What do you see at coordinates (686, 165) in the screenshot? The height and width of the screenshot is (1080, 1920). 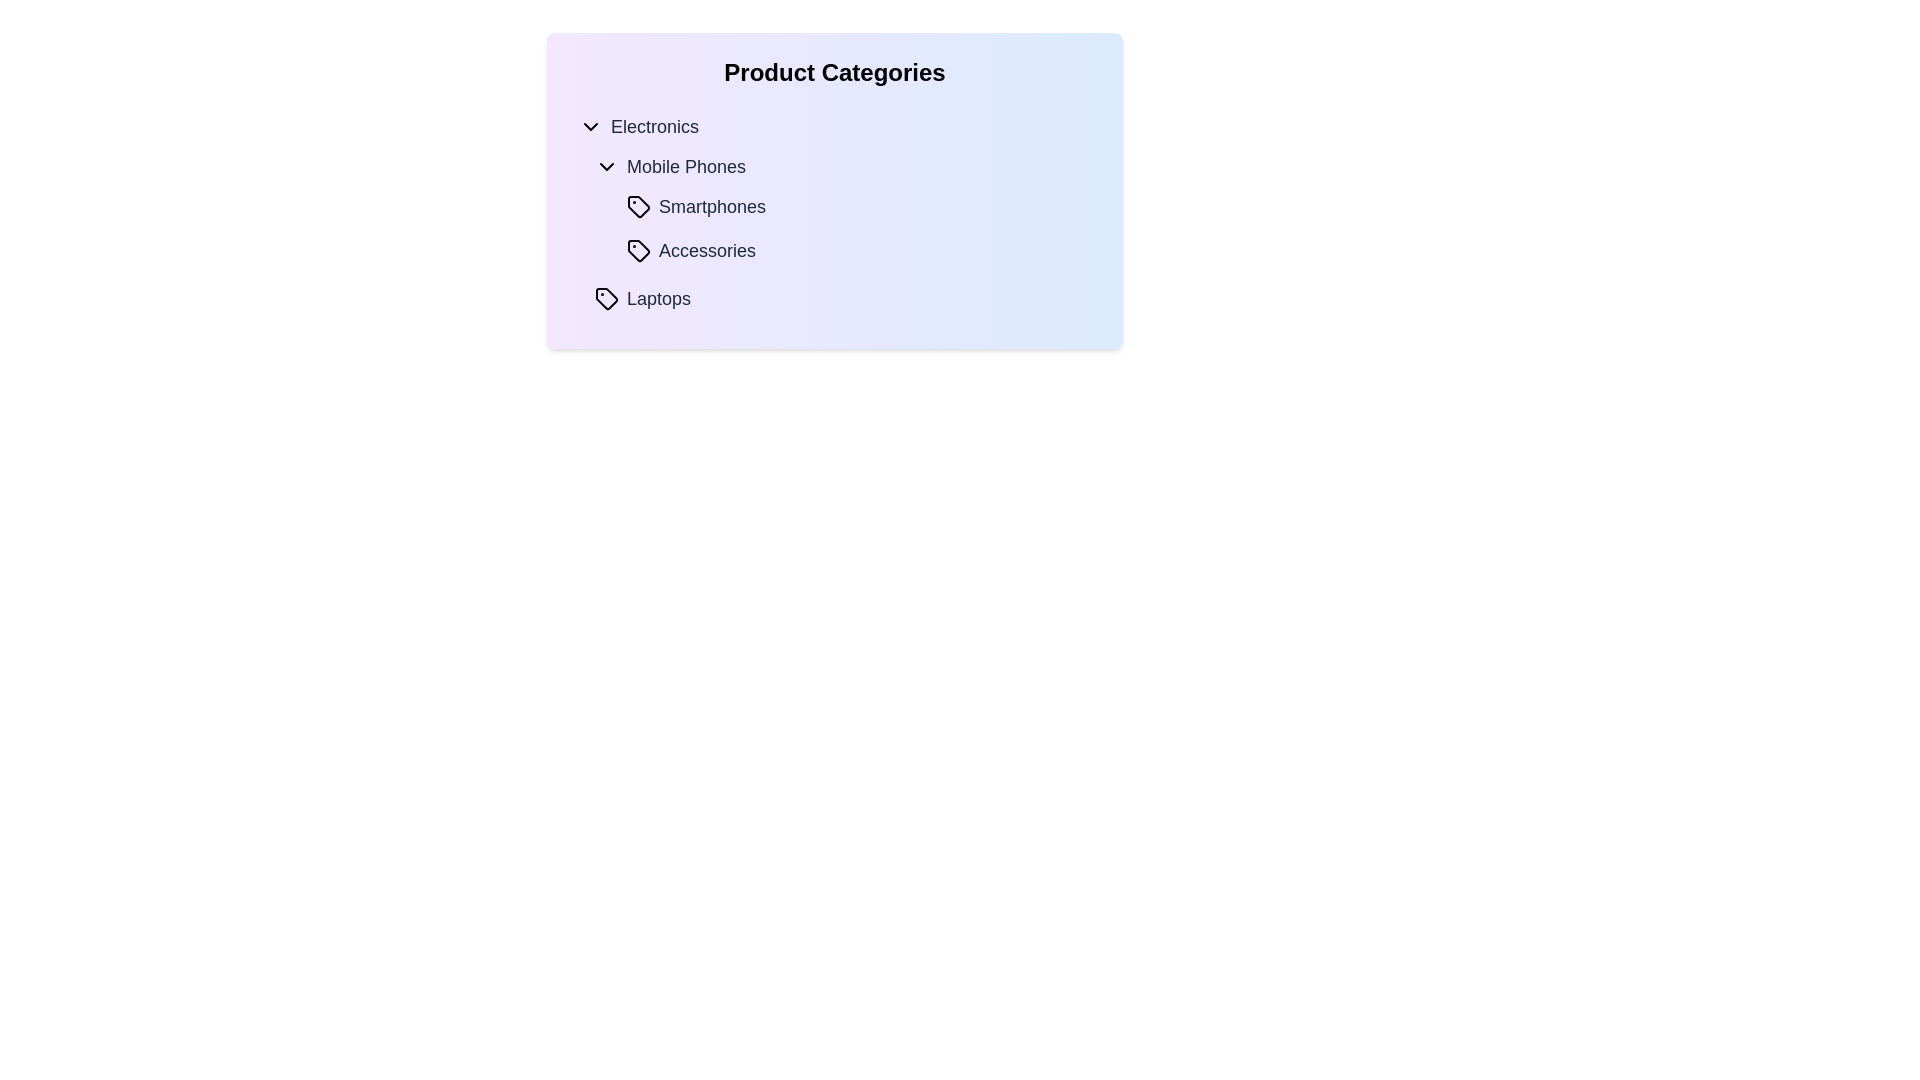 I see `the 'Mobile Phones' static text label located in the sidebar menu under the 'Electronics' category, which indicates the current selection of the product categories` at bounding box center [686, 165].